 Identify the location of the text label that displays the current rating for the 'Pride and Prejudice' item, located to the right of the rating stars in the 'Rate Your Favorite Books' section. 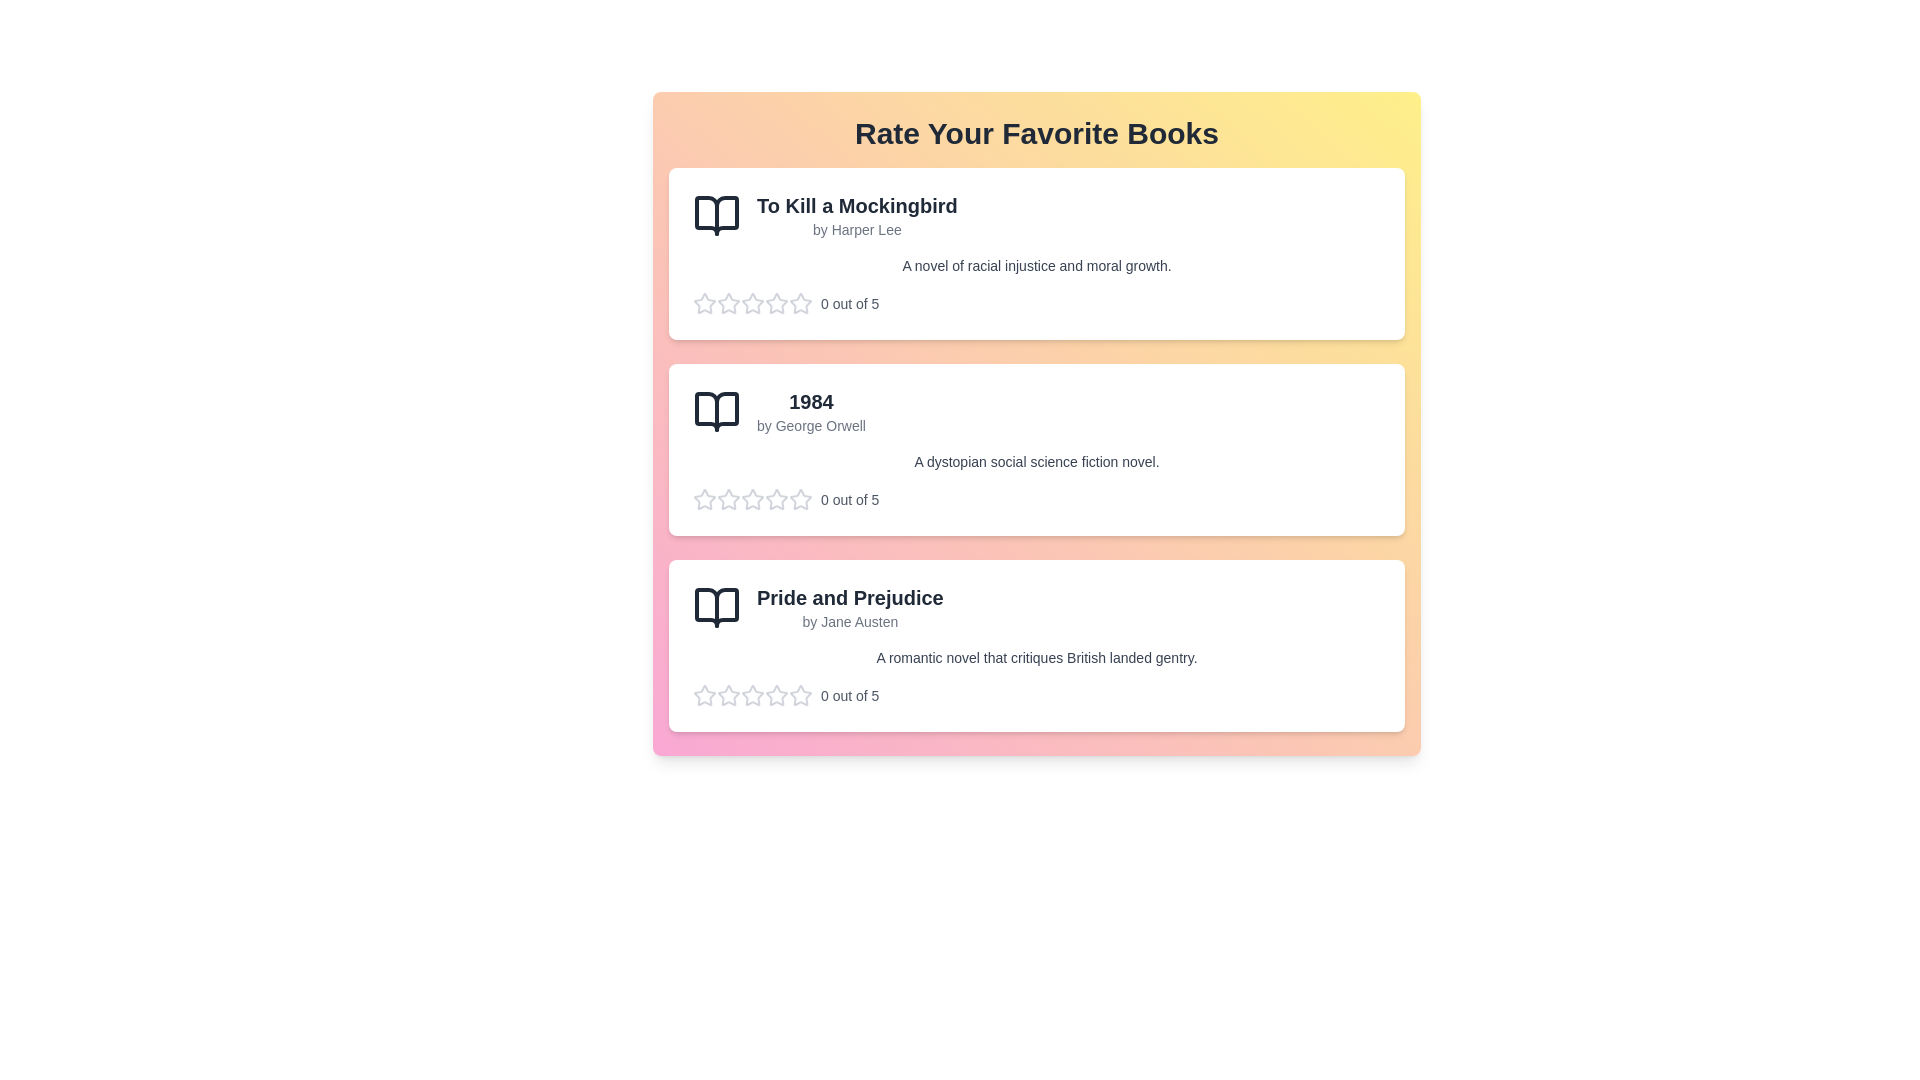
(850, 694).